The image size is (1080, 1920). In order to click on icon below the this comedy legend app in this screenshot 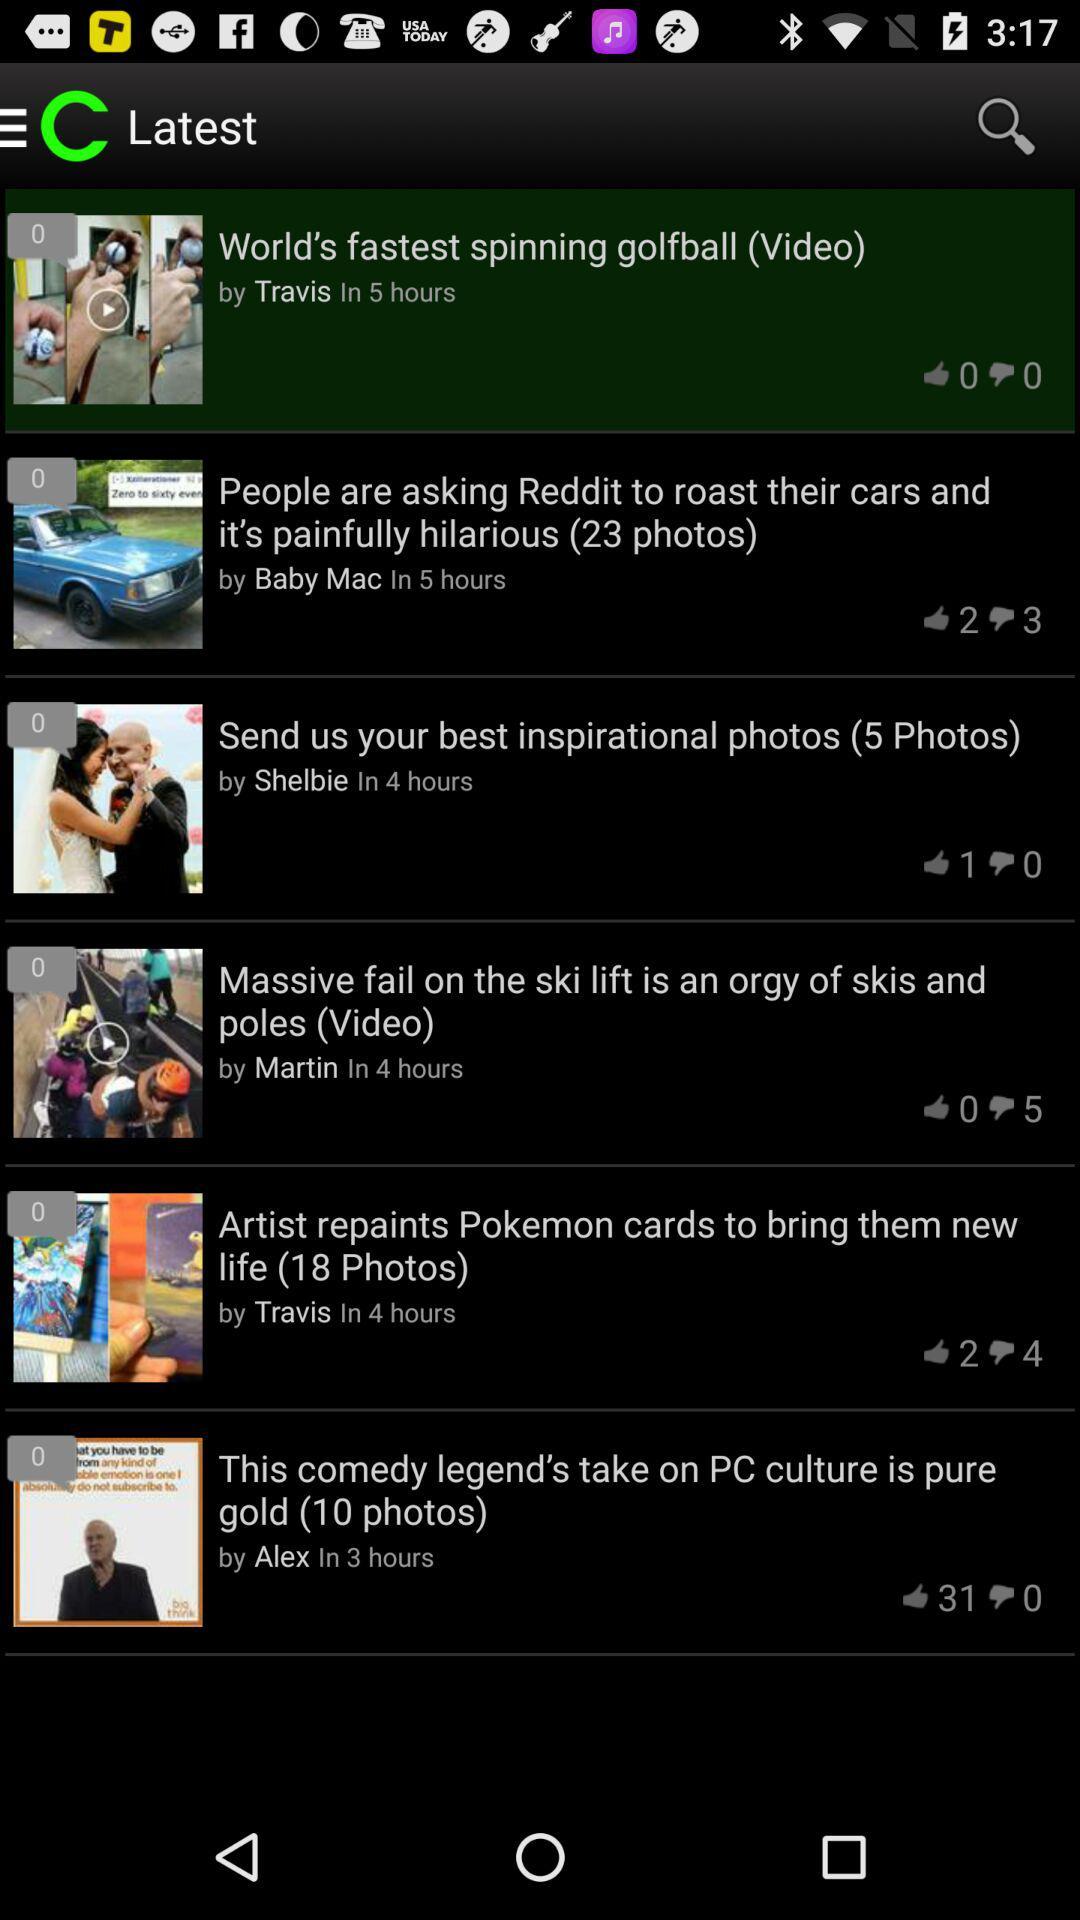, I will do `click(957, 1595)`.